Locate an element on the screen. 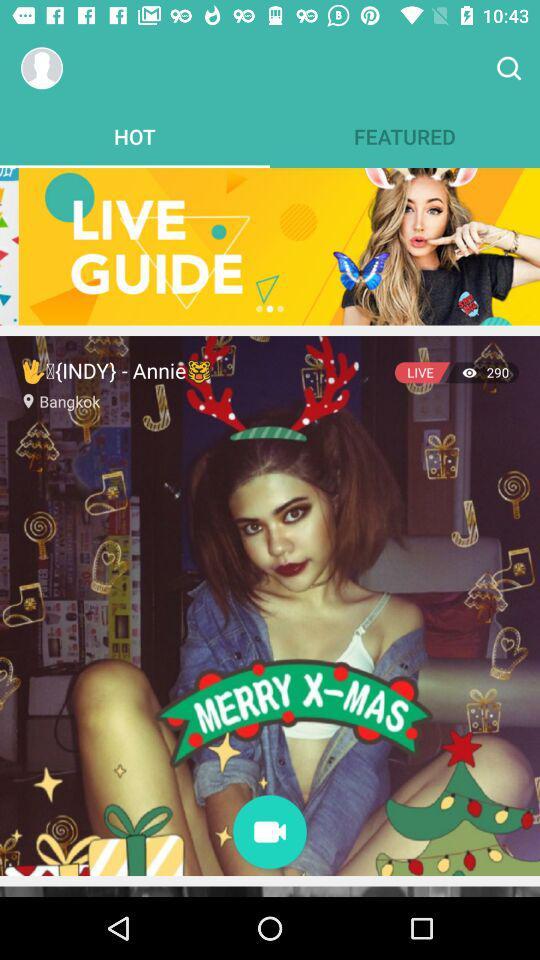 The width and height of the screenshot is (540, 960). record video is located at coordinates (270, 833).